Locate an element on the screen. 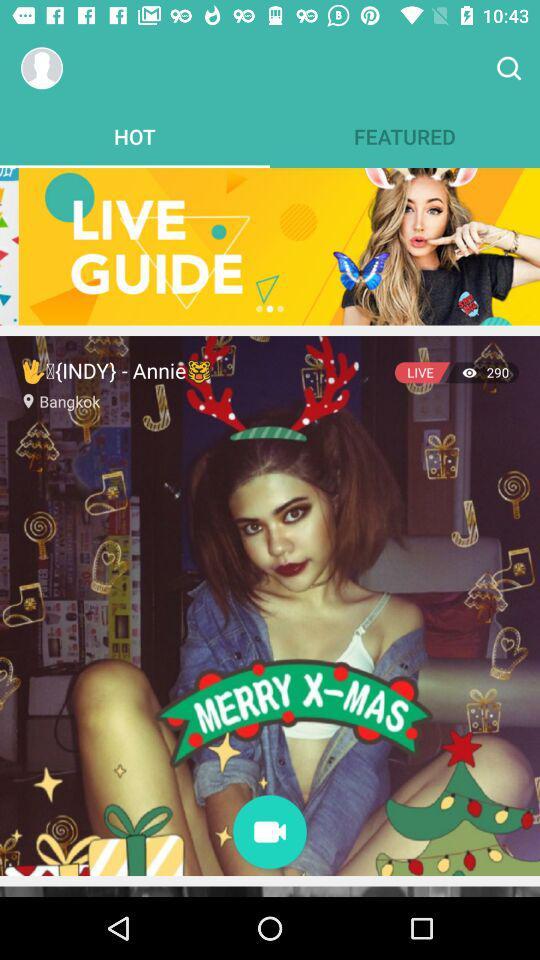 The width and height of the screenshot is (540, 960). record video is located at coordinates (270, 833).